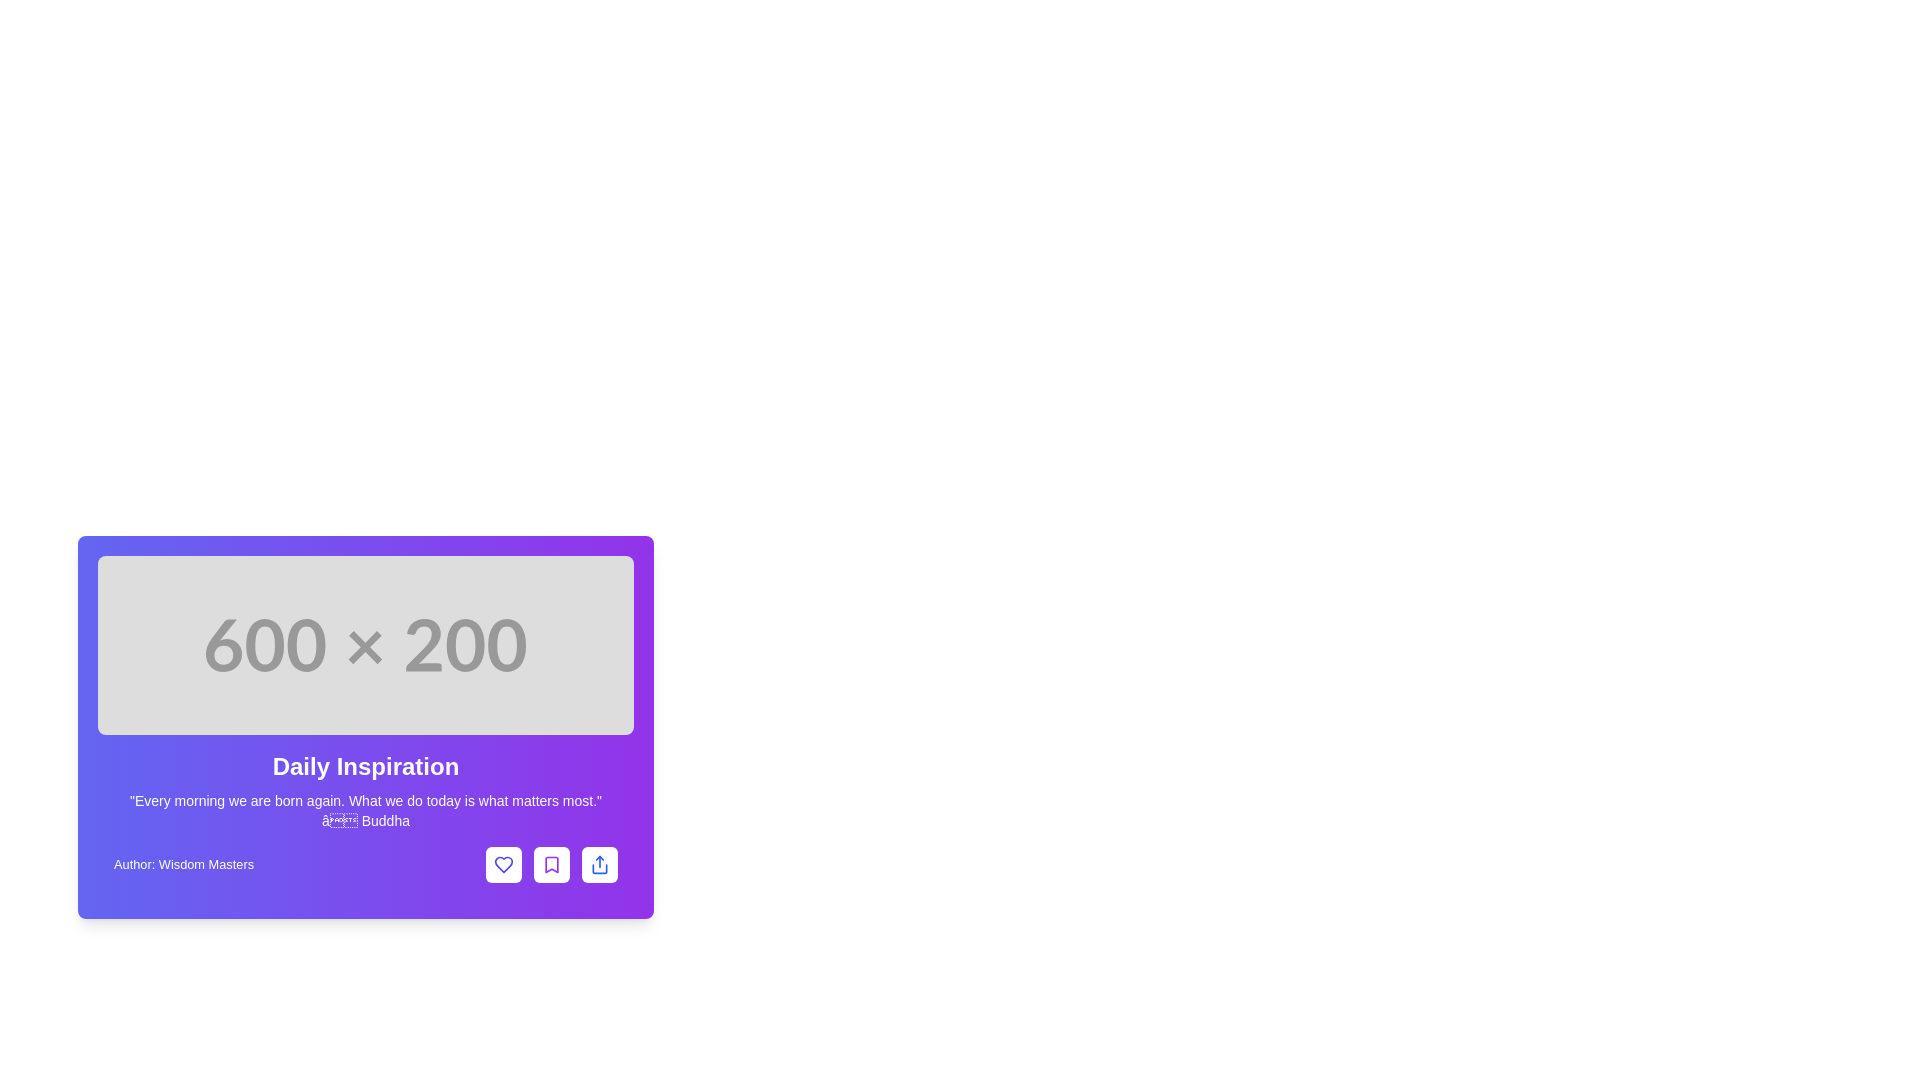 The height and width of the screenshot is (1080, 1920). What do you see at coordinates (552, 863) in the screenshot?
I see `the bookmark button, which is located between the heart icon button and the share icon button on the row of three similar buttons` at bounding box center [552, 863].